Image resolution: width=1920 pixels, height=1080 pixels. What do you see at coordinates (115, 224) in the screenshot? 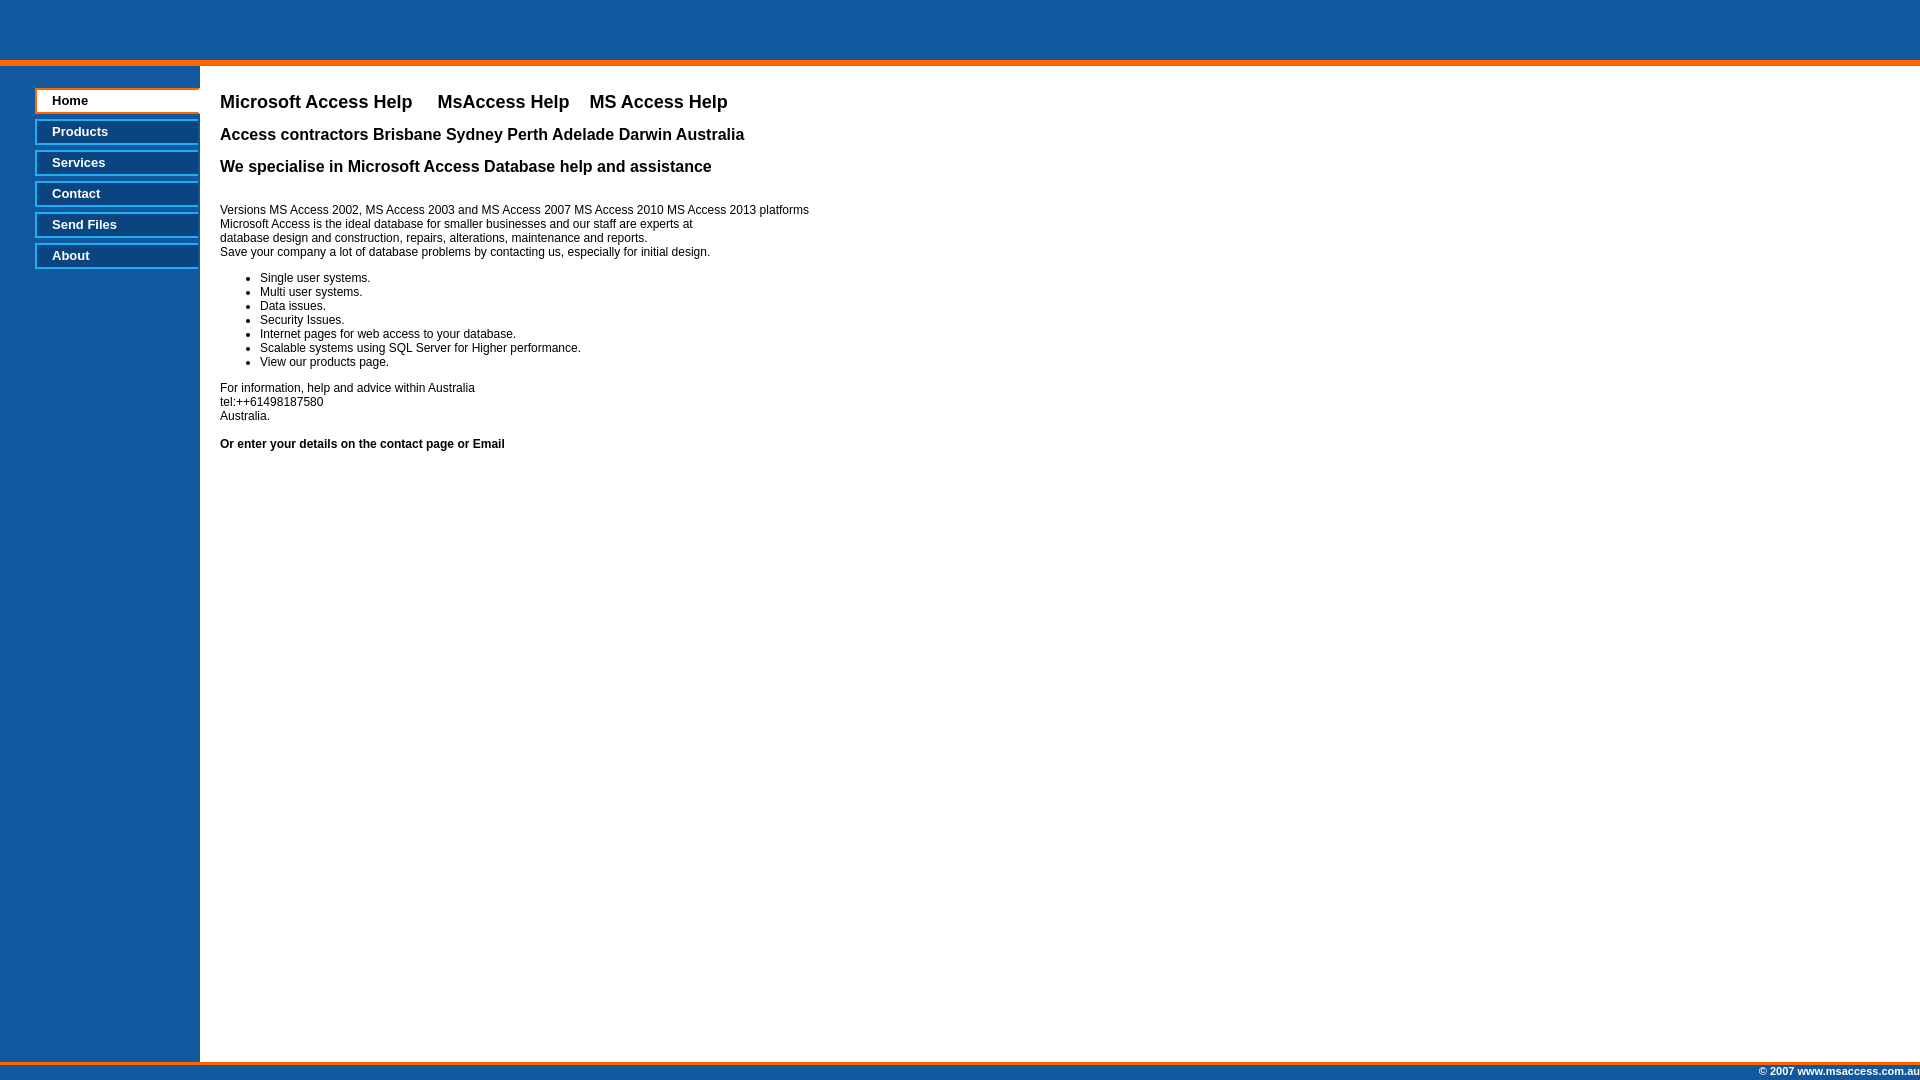
I see `'Send Files'` at bounding box center [115, 224].